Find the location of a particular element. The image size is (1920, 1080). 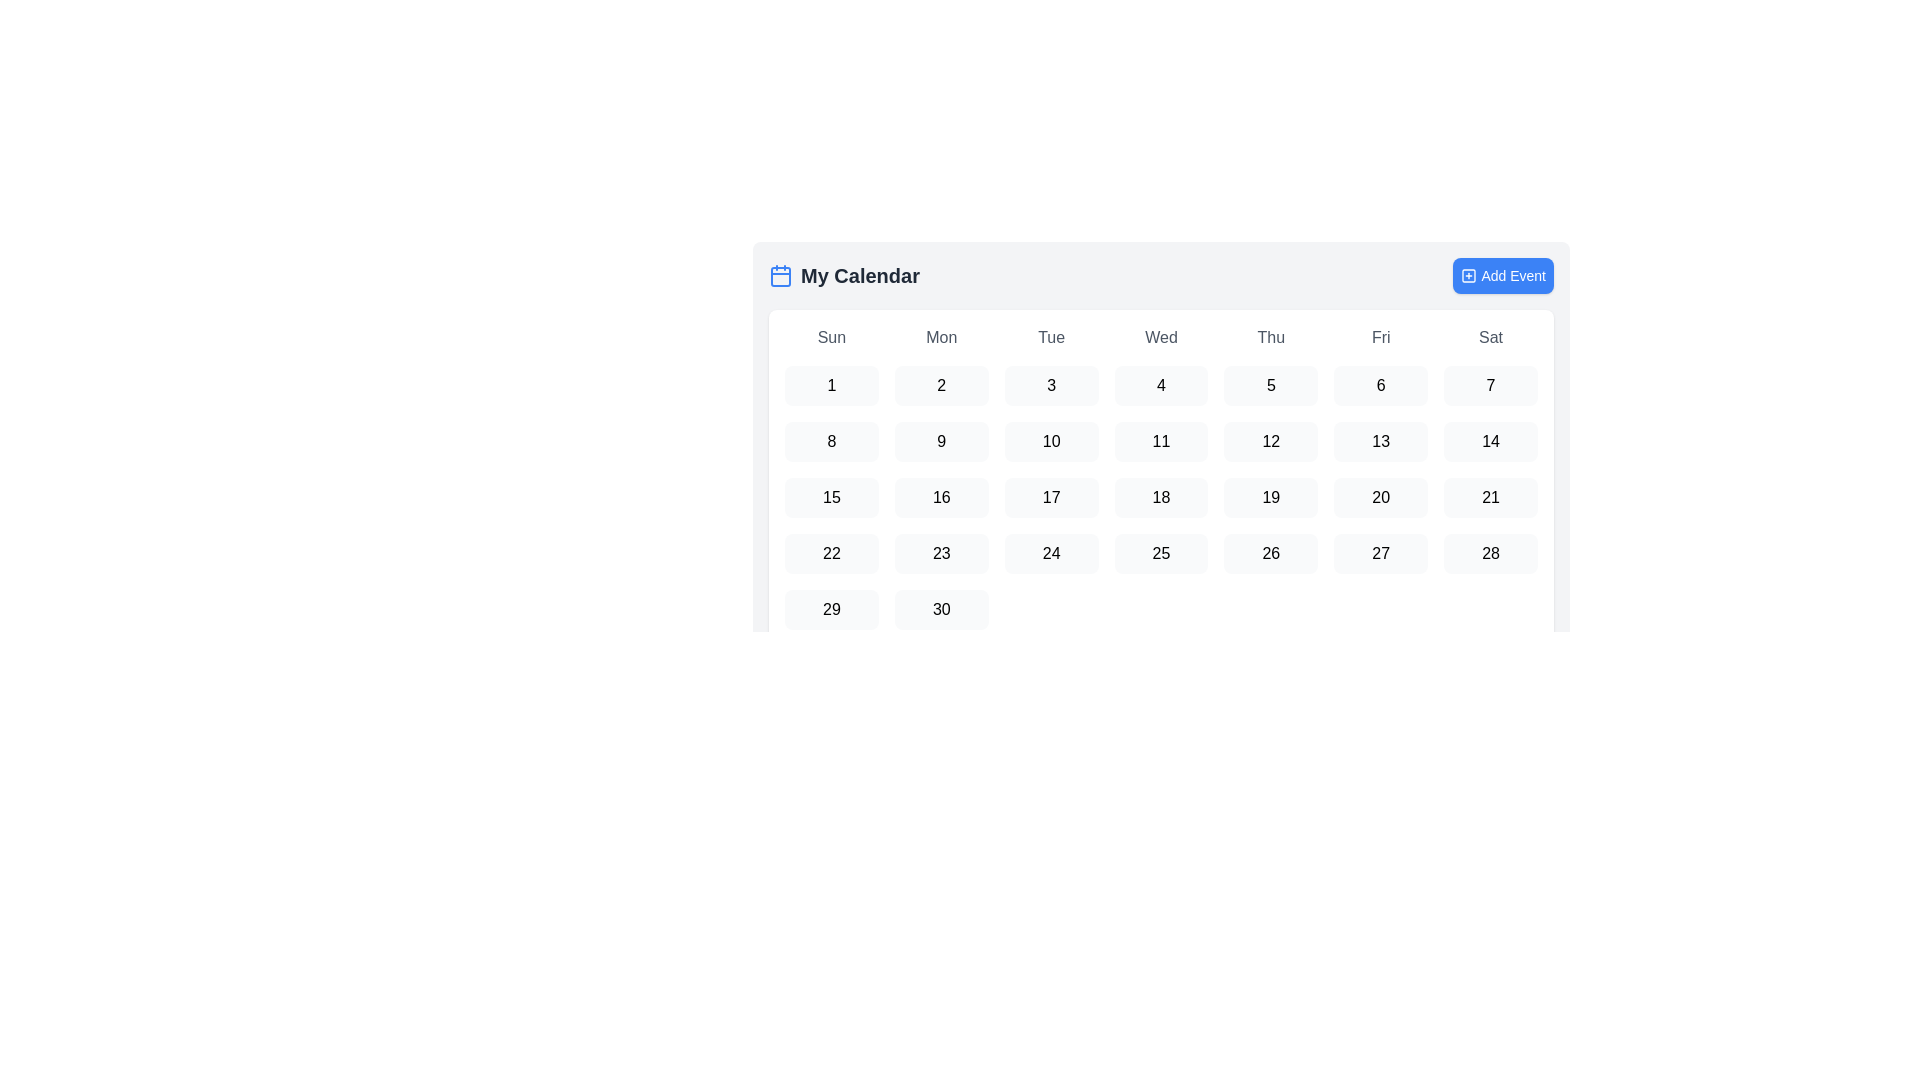

the Calendar Table located beneath the 'My Calendar' title and 'Add Event' button to navigate through the calendar is located at coordinates (1161, 423).